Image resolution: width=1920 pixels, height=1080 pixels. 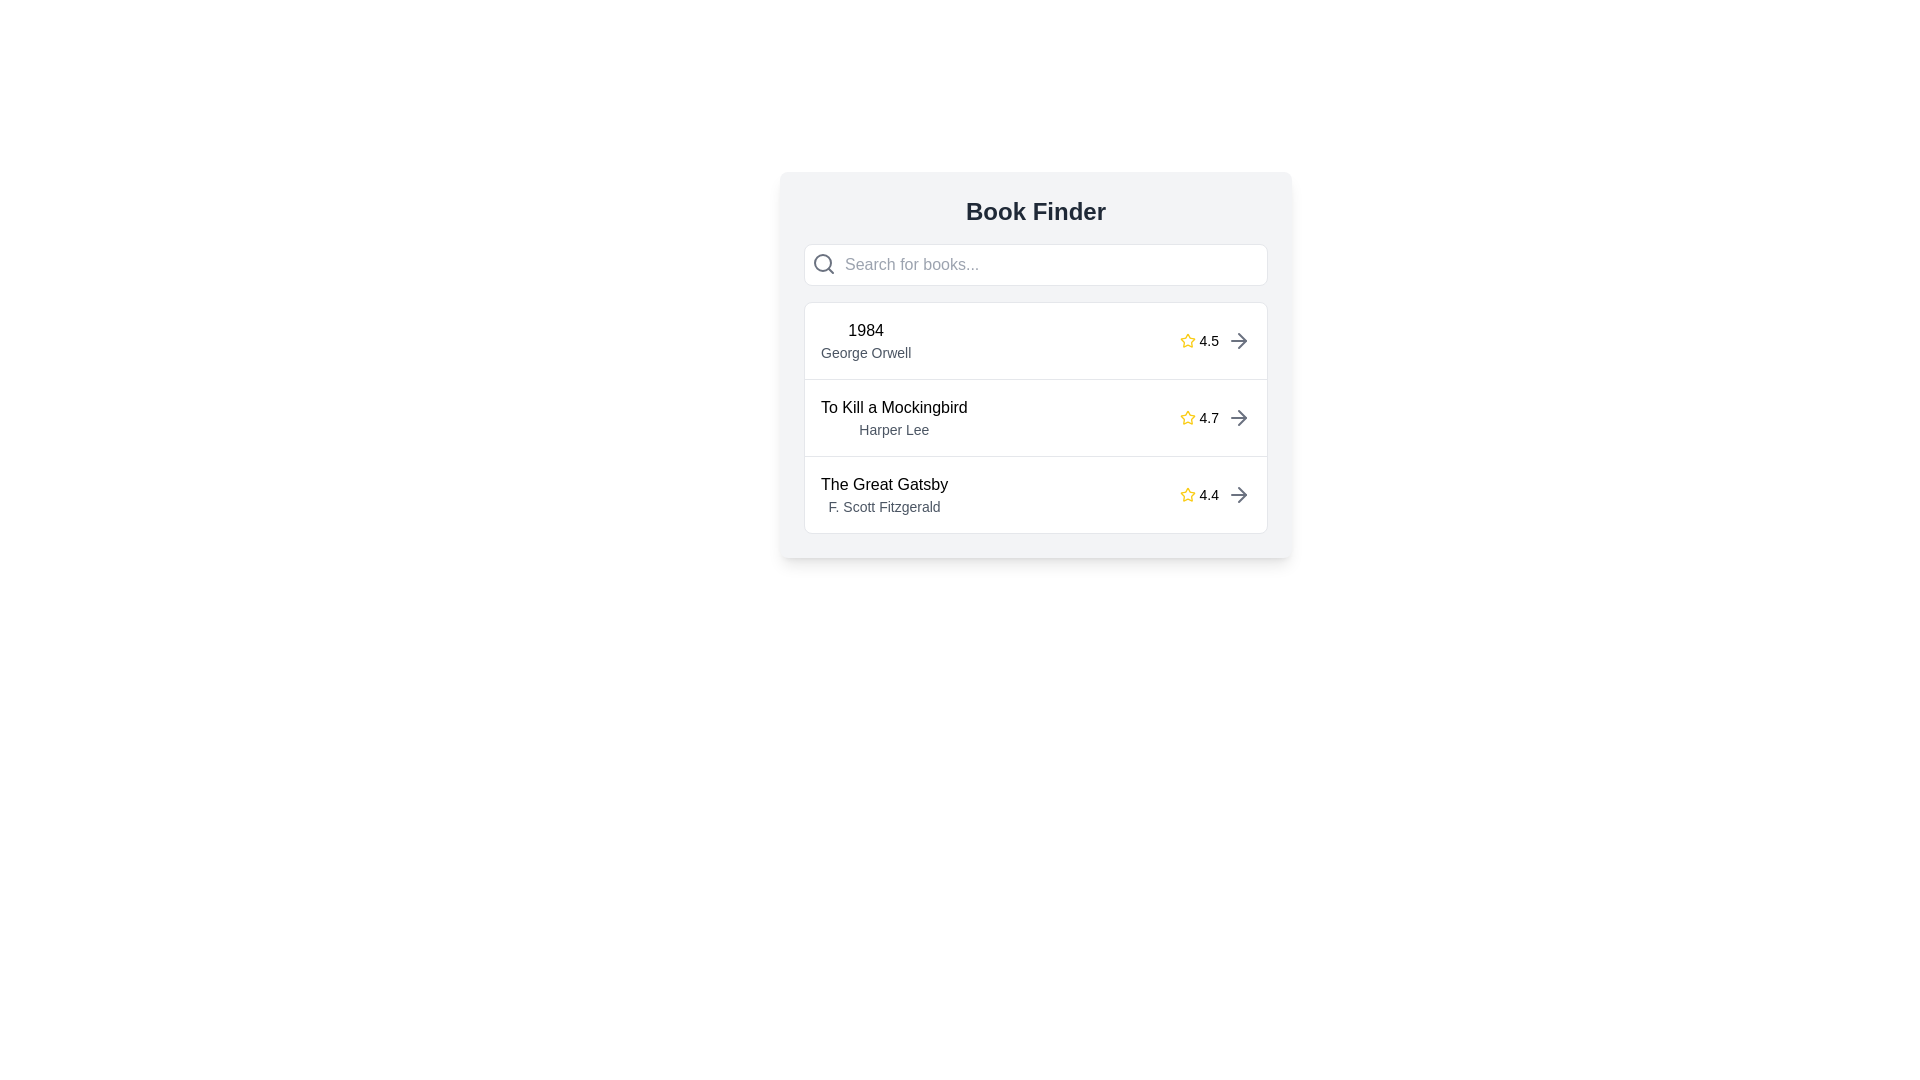 What do you see at coordinates (866, 352) in the screenshot?
I see `the text label displaying the author name 'George Orwell' associated with the book title '1984', located under the main heading '1984' as the lower text in a vertically stacked pair` at bounding box center [866, 352].